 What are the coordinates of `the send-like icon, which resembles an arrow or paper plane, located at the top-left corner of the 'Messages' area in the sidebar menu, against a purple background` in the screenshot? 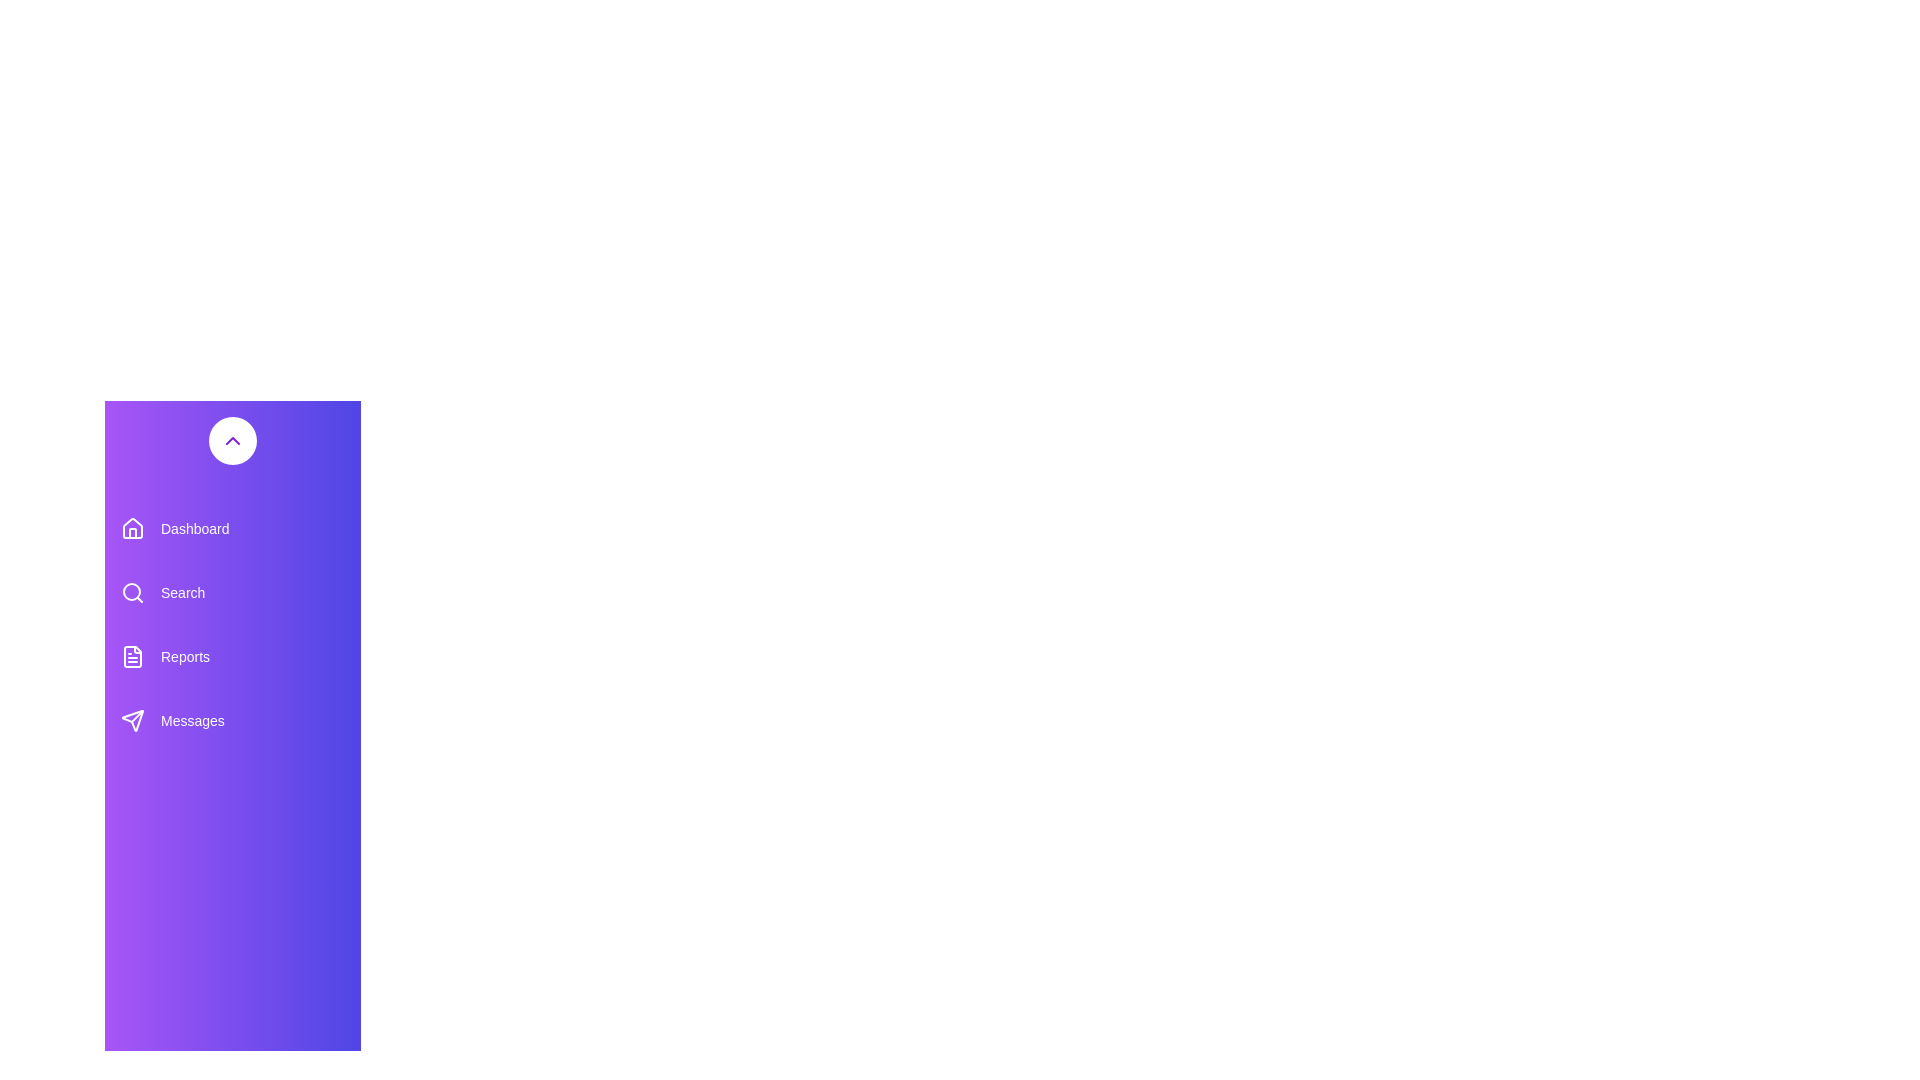 It's located at (132, 721).